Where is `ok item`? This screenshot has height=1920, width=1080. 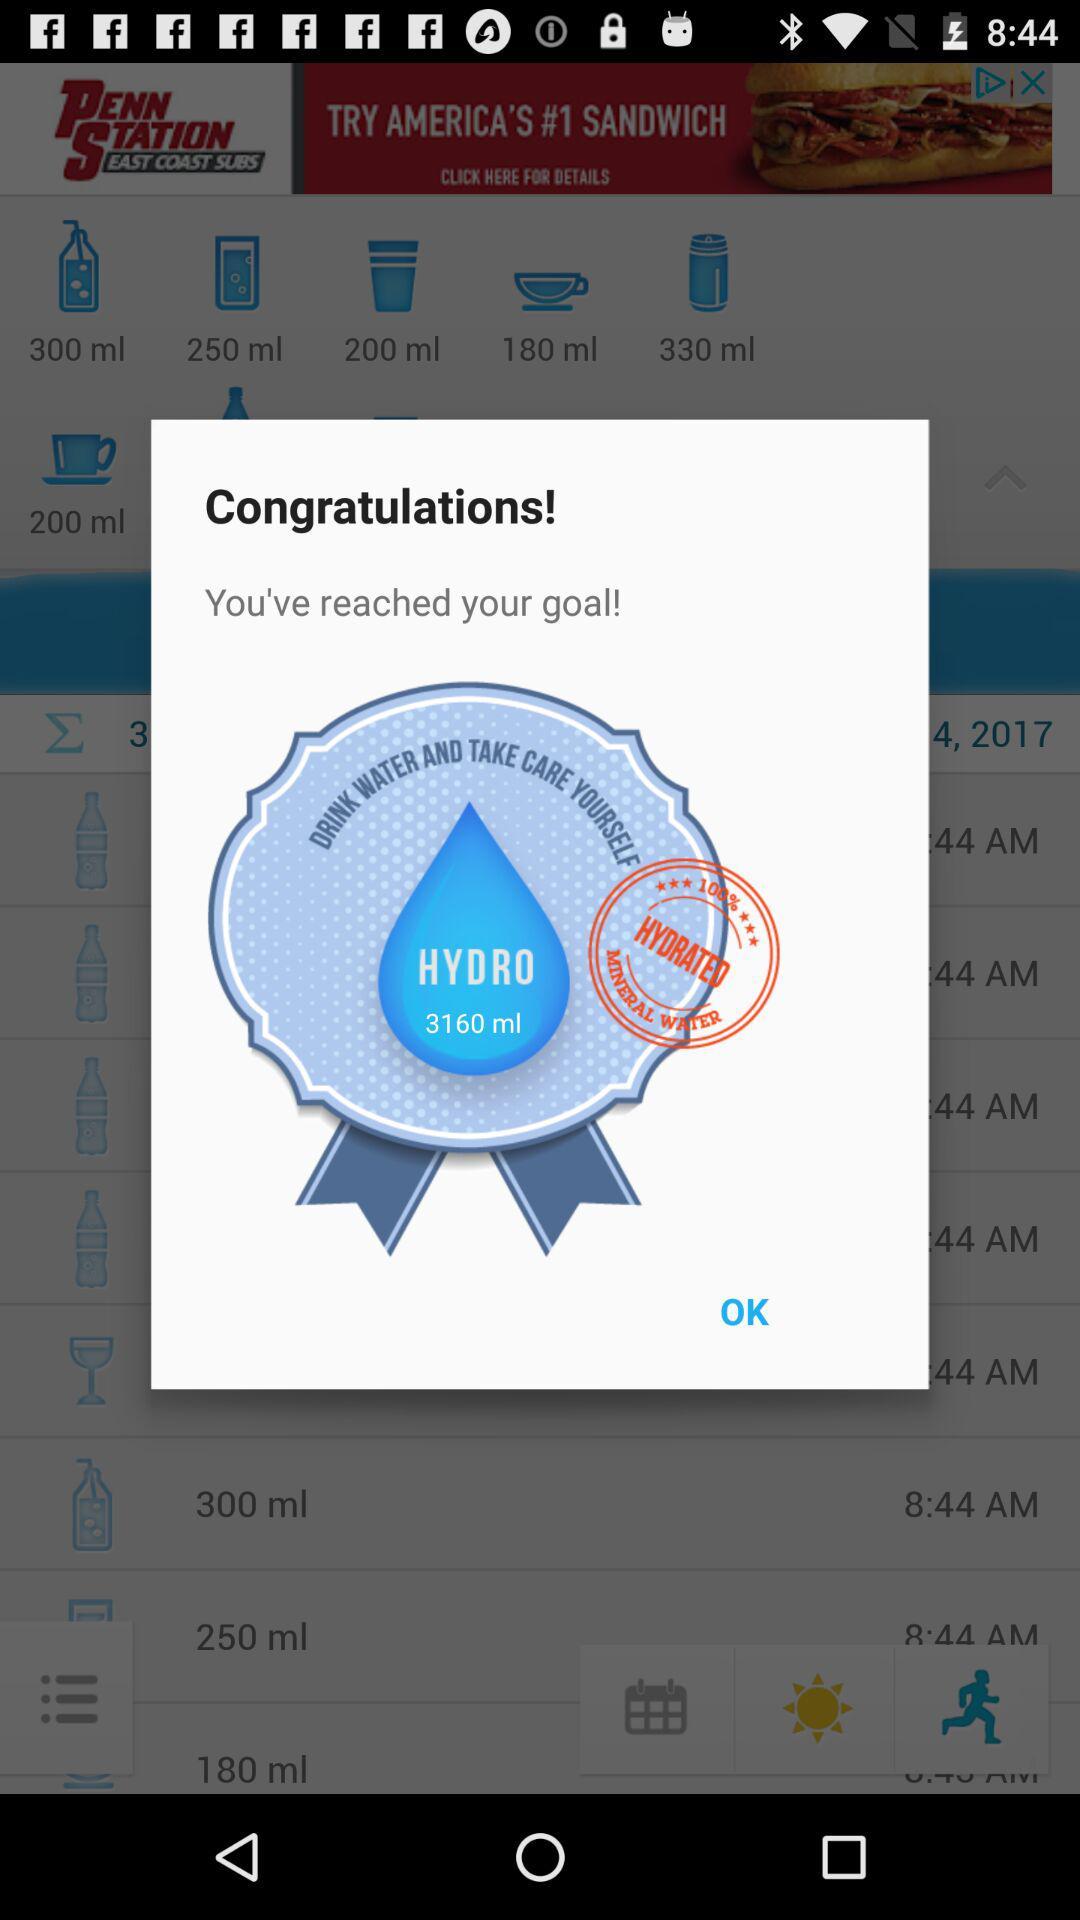
ok item is located at coordinates (789, 1324).